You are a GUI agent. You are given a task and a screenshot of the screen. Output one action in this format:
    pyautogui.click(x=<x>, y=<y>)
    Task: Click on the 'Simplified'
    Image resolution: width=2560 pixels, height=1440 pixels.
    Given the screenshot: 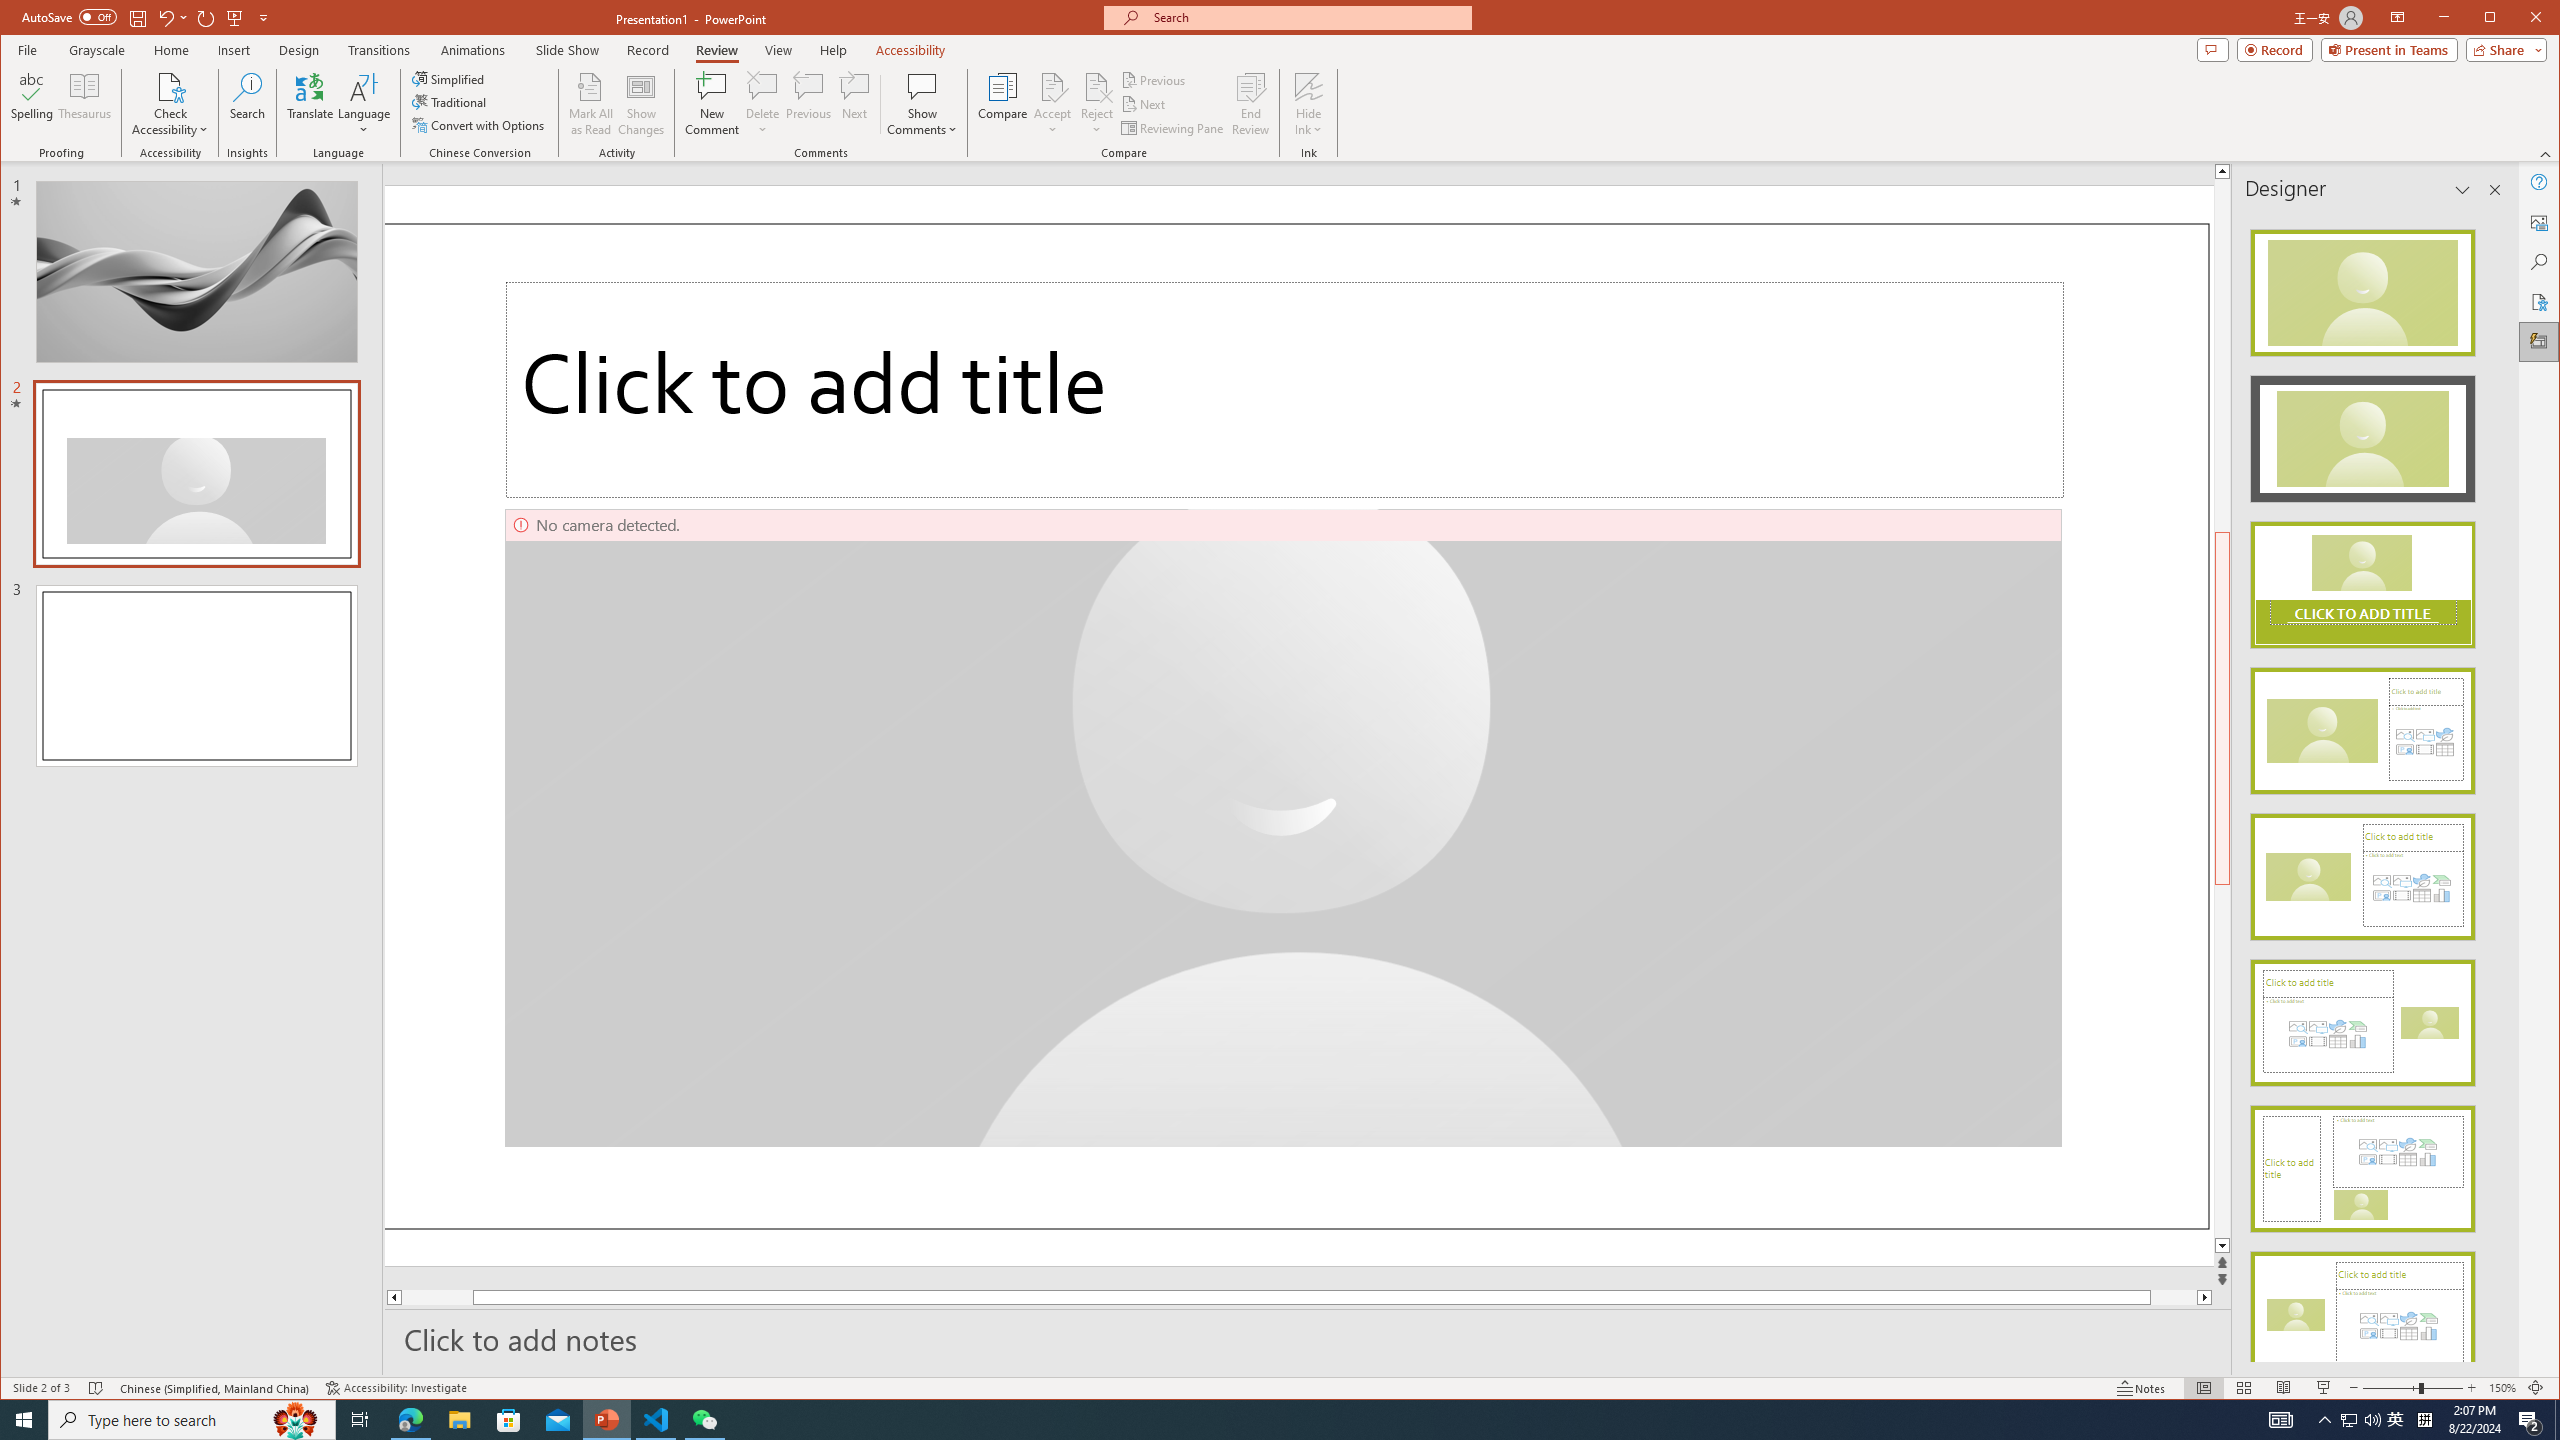 What is the action you would take?
    pyautogui.click(x=449, y=78)
    